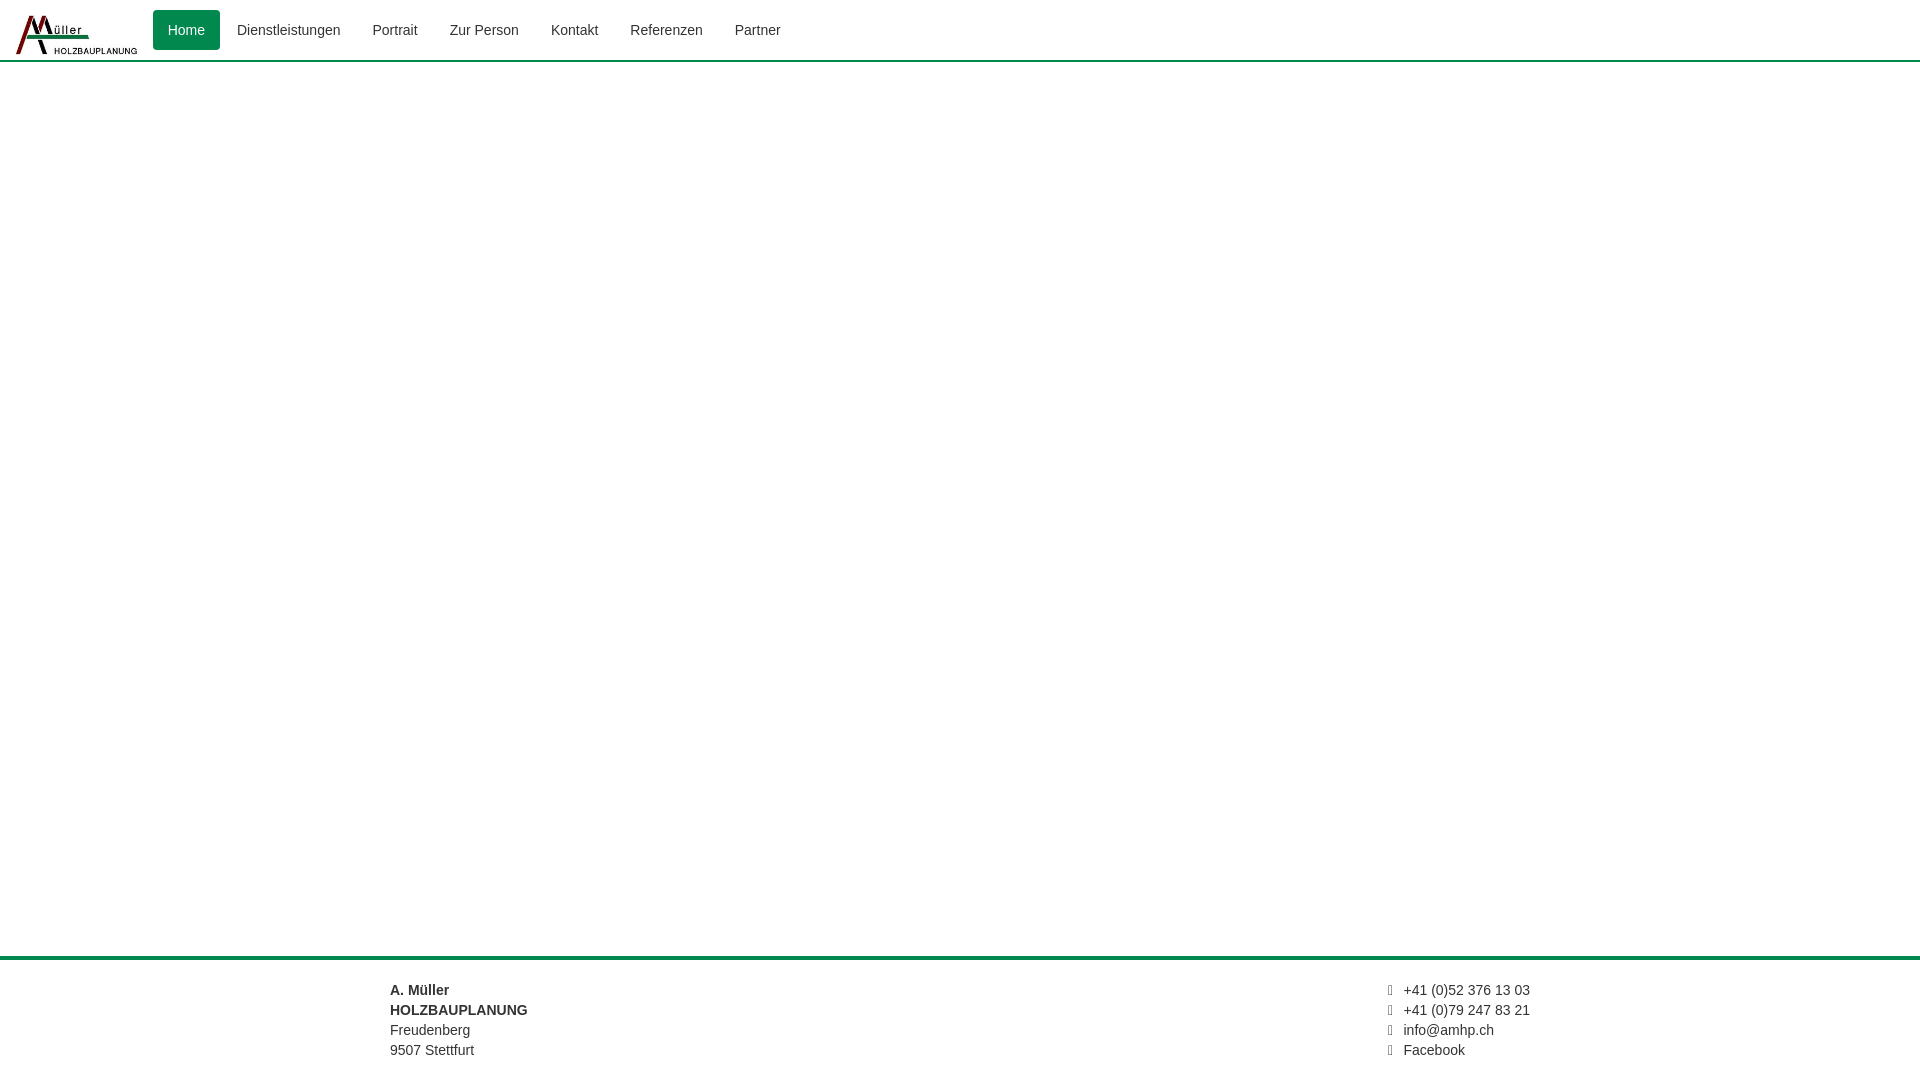 This screenshot has height=1080, width=1920. Describe the element at coordinates (613, 30) in the screenshot. I see `'Referenzen'` at that location.